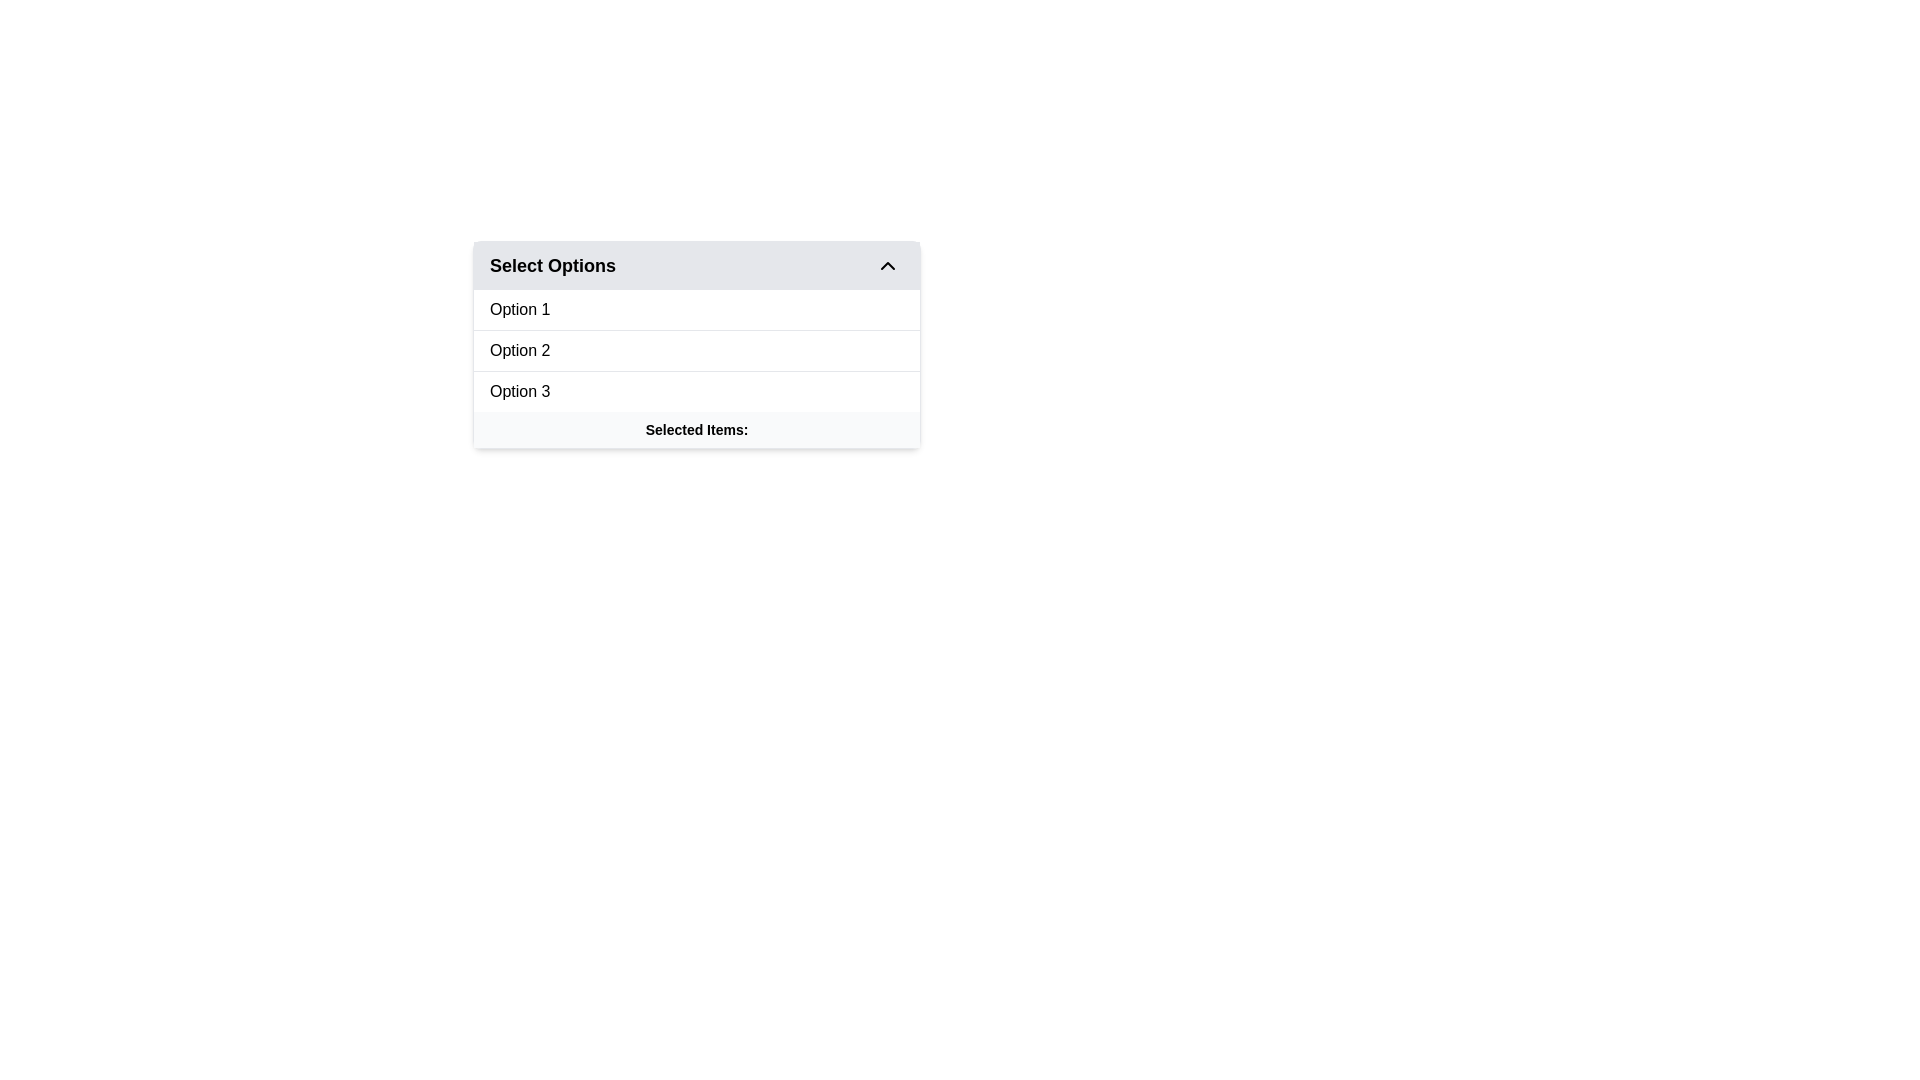 The width and height of the screenshot is (1920, 1080). What do you see at coordinates (696, 349) in the screenshot?
I see `the second option in the dropdown menu` at bounding box center [696, 349].